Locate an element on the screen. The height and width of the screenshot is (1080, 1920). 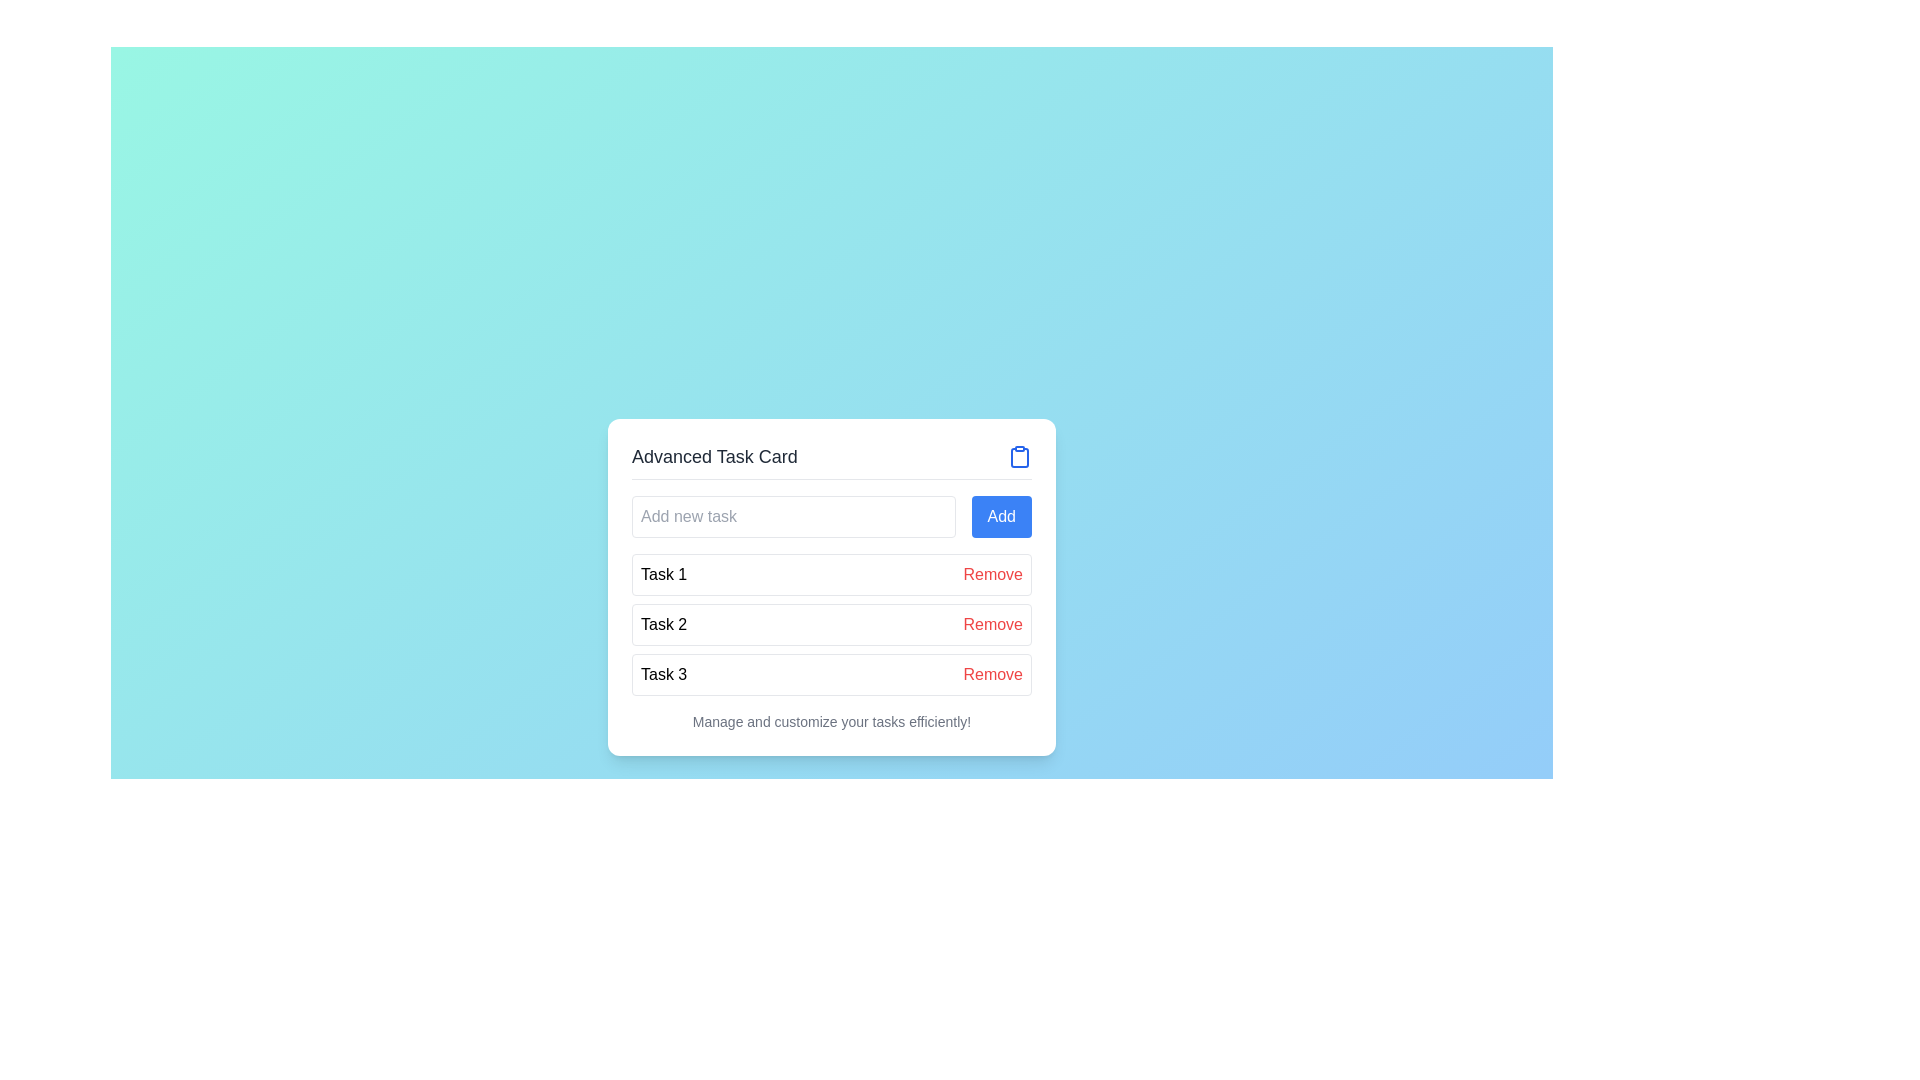
the blue-colored clipboard icon located at the top-right corner of the 'Advanced Task Card' header is located at coordinates (1019, 456).